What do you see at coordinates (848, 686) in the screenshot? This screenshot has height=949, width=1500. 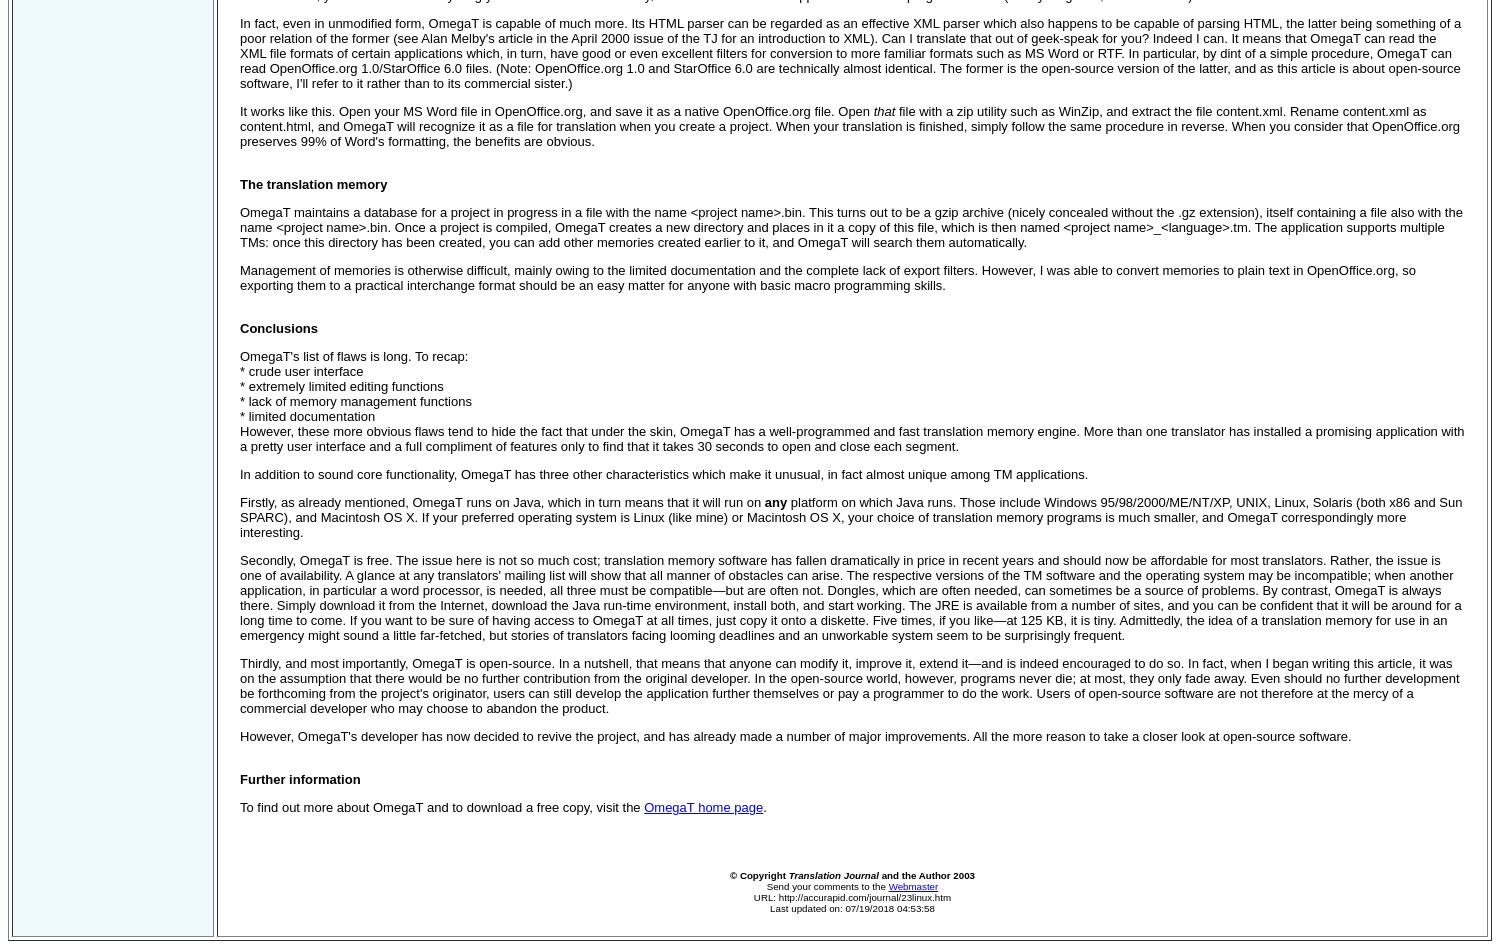 I see `'Thirdly, and most importantly, OmegaT is open-source. In a nutshell, that means that anyone can modify it, improve it, extend it—and is indeed encouraged to do so. In fact, when I began writing this article, it was on the assumption that there would be no further contribution from the original developer. In the open-source world, however, programs never die; at most, they only fade away. Even should no further development be forthcoming from the project's originator, users can still develop the application further themselves or pay a programmer to do the work. Users of open-source software are not therefore at the mercy of a commercial developer who may choose to abandon the product.'` at bounding box center [848, 686].